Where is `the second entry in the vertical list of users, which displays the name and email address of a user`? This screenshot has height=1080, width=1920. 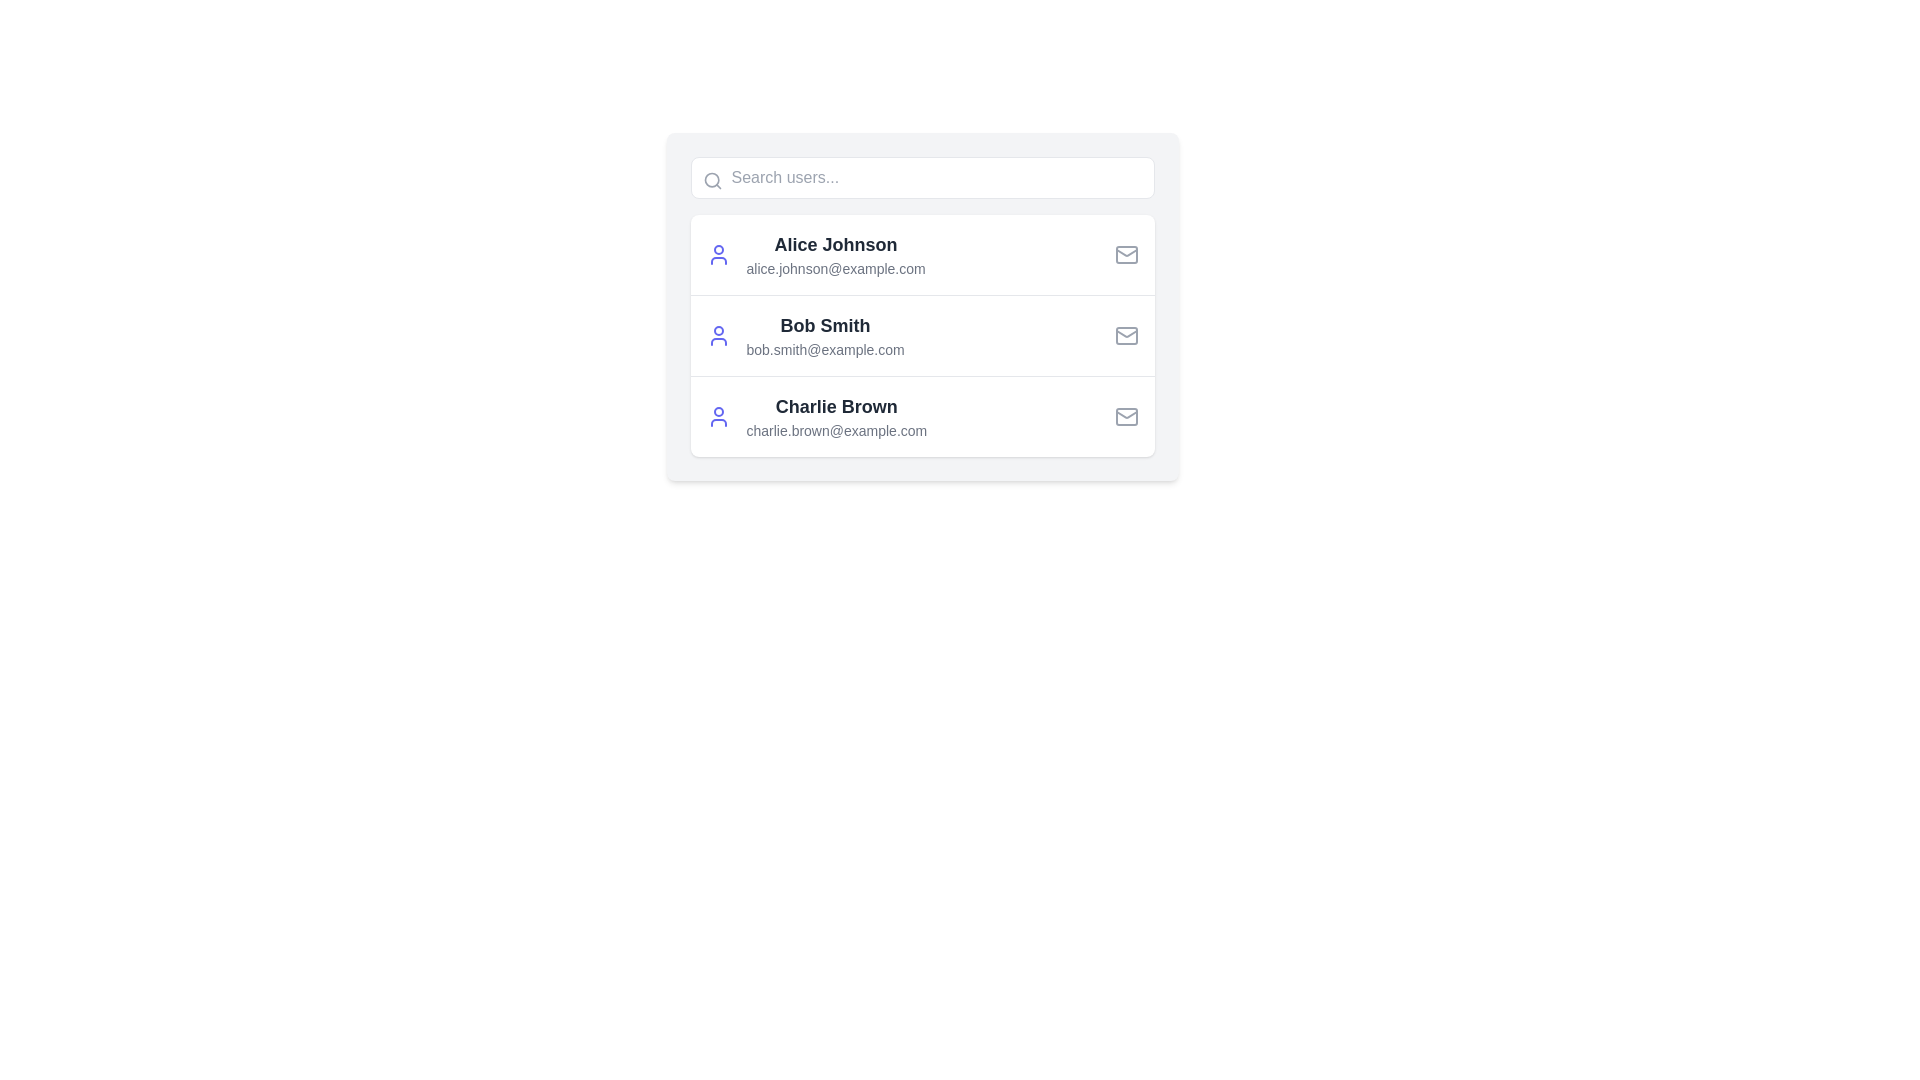
the second entry in the vertical list of users, which displays the name and email address of a user is located at coordinates (825, 334).